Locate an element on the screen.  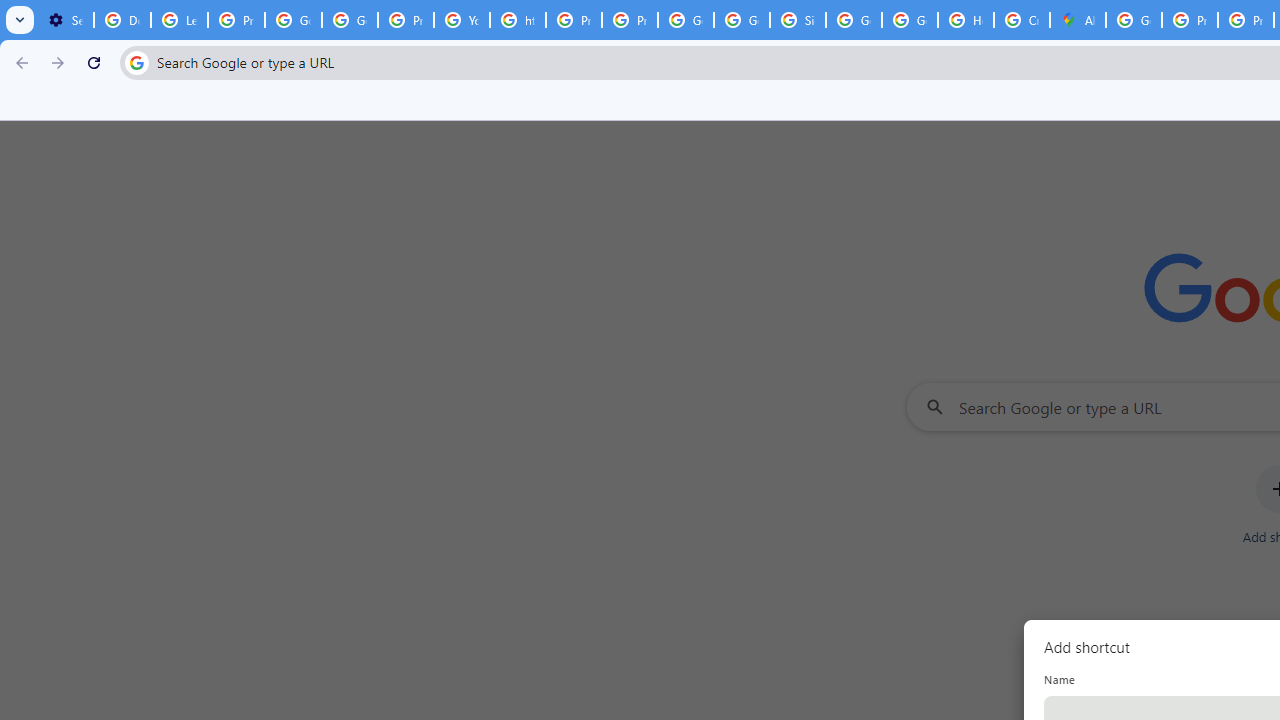
'Delete photos & videos - Computer - Google Photos Help' is located at coordinates (121, 20).